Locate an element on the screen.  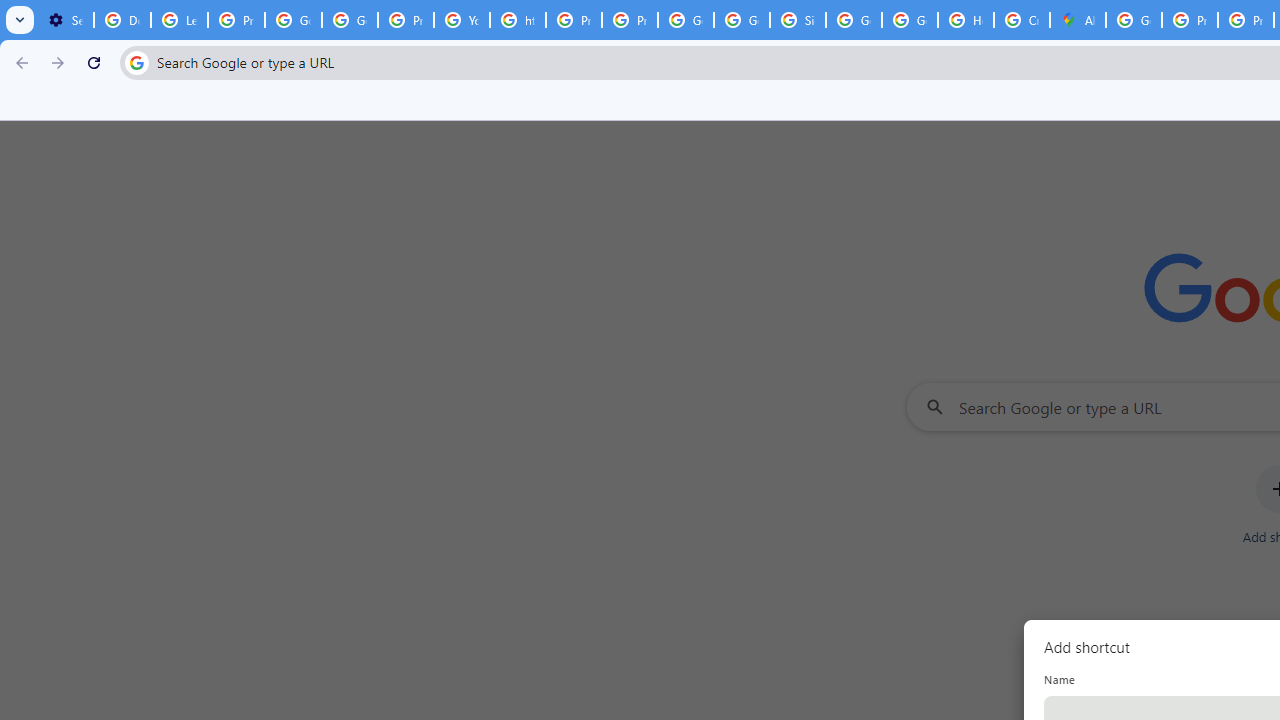
'Delete photos & videos - Computer - Google Photos Help' is located at coordinates (121, 20).